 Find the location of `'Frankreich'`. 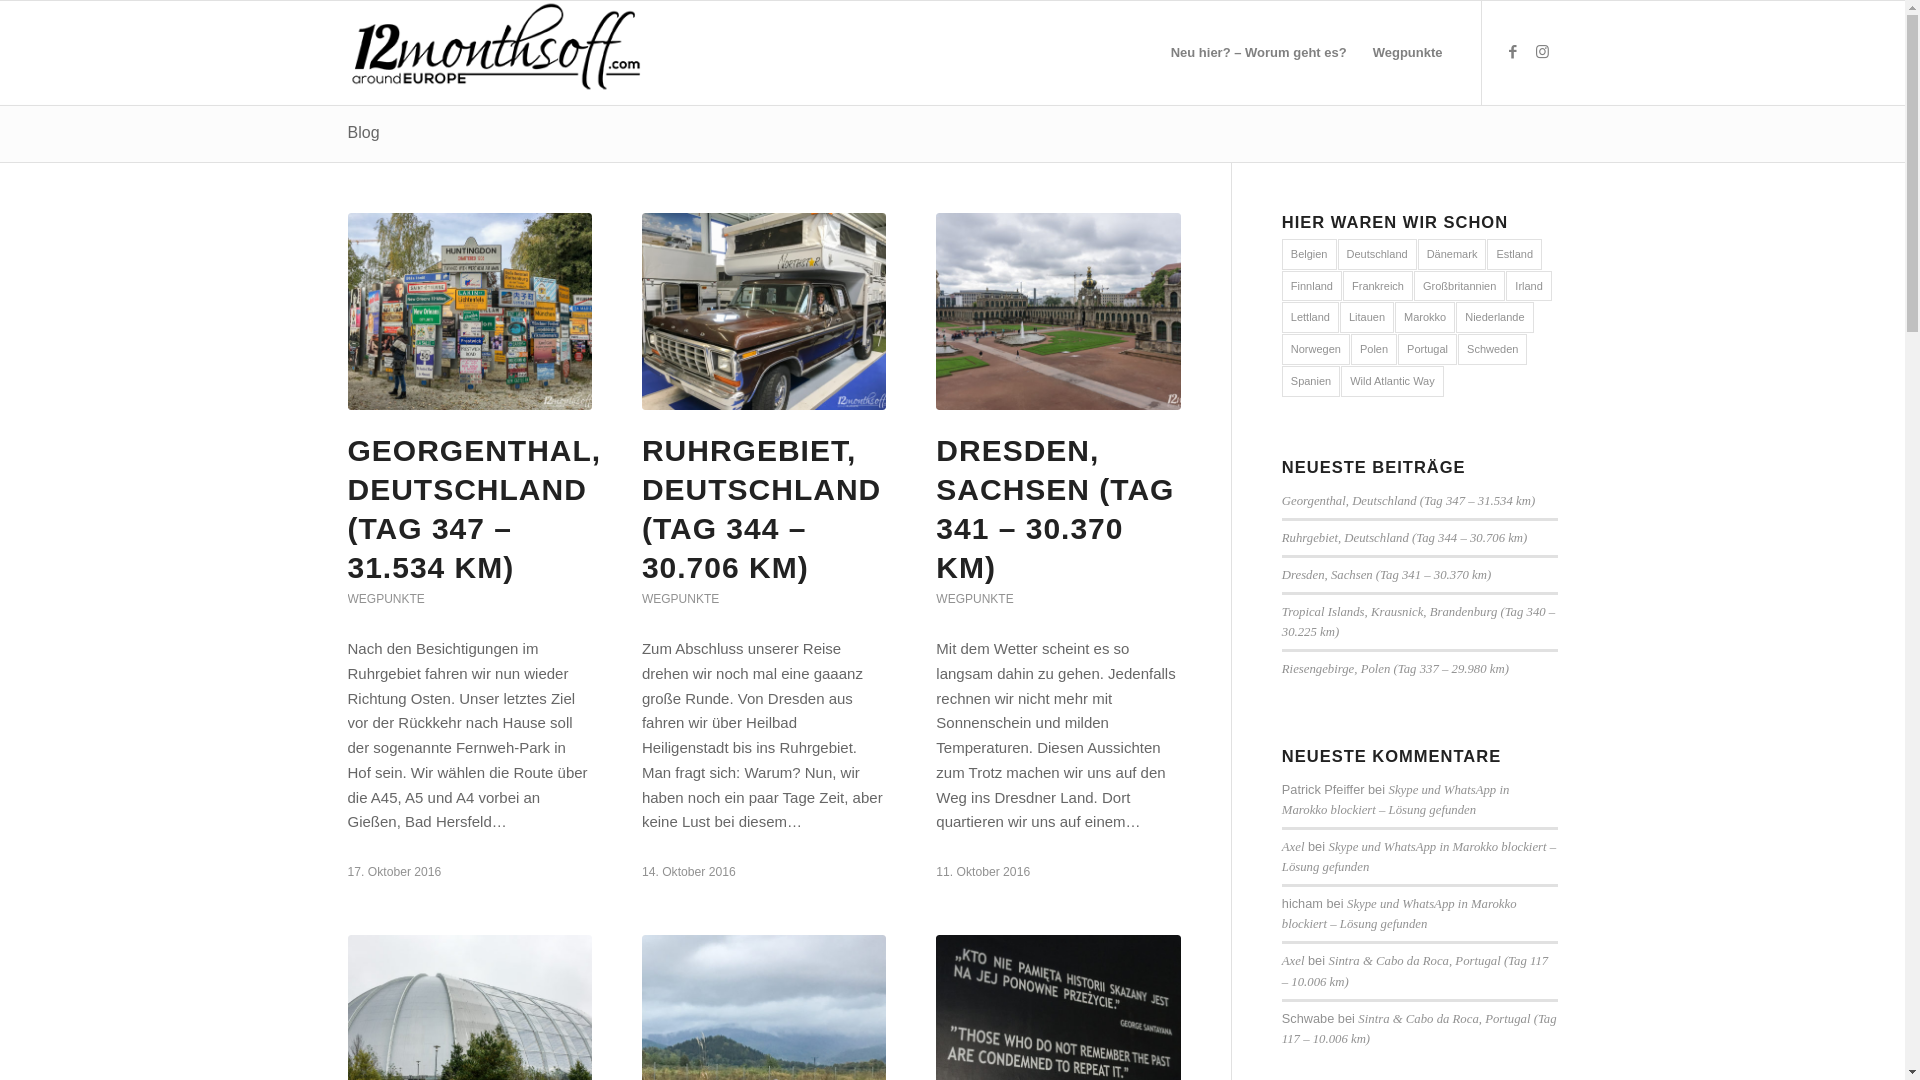

'Frankreich' is located at coordinates (1376, 286).